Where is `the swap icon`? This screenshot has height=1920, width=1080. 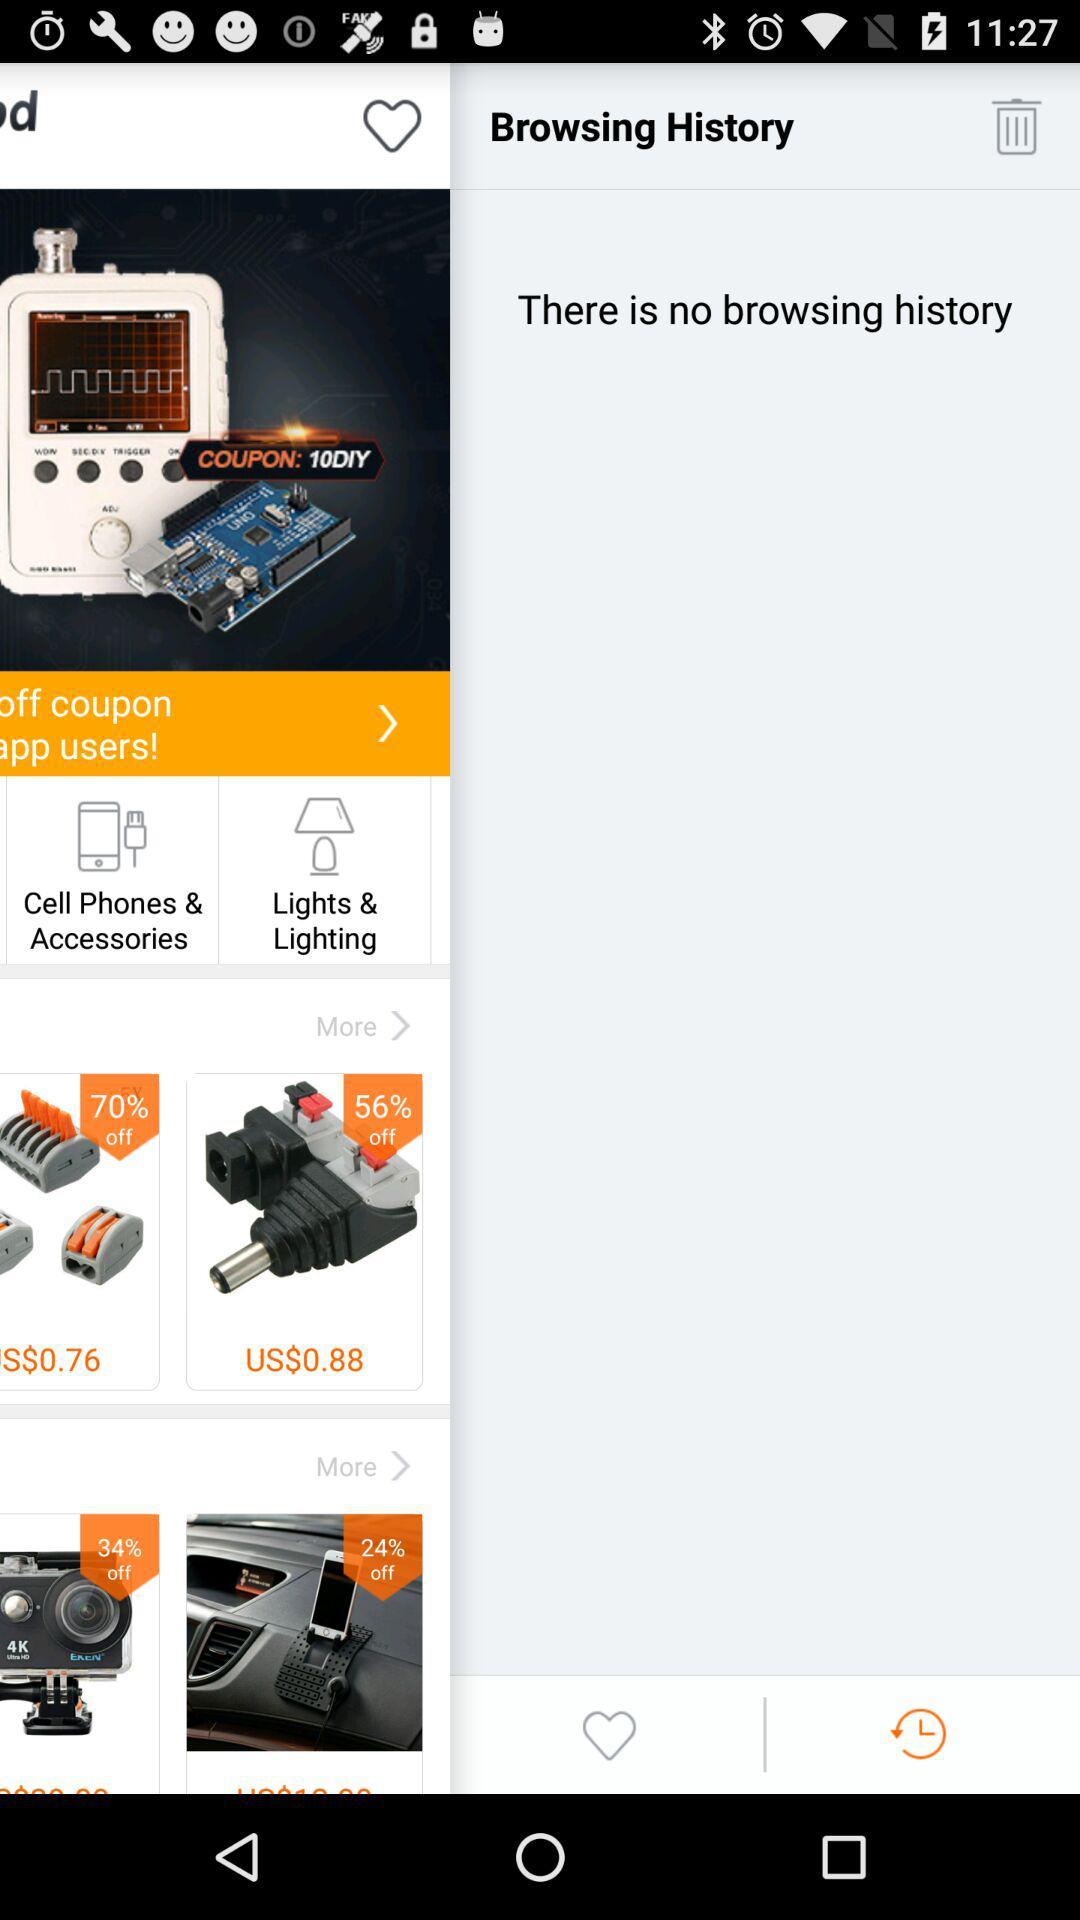
the swap icon is located at coordinates (920, 1855).